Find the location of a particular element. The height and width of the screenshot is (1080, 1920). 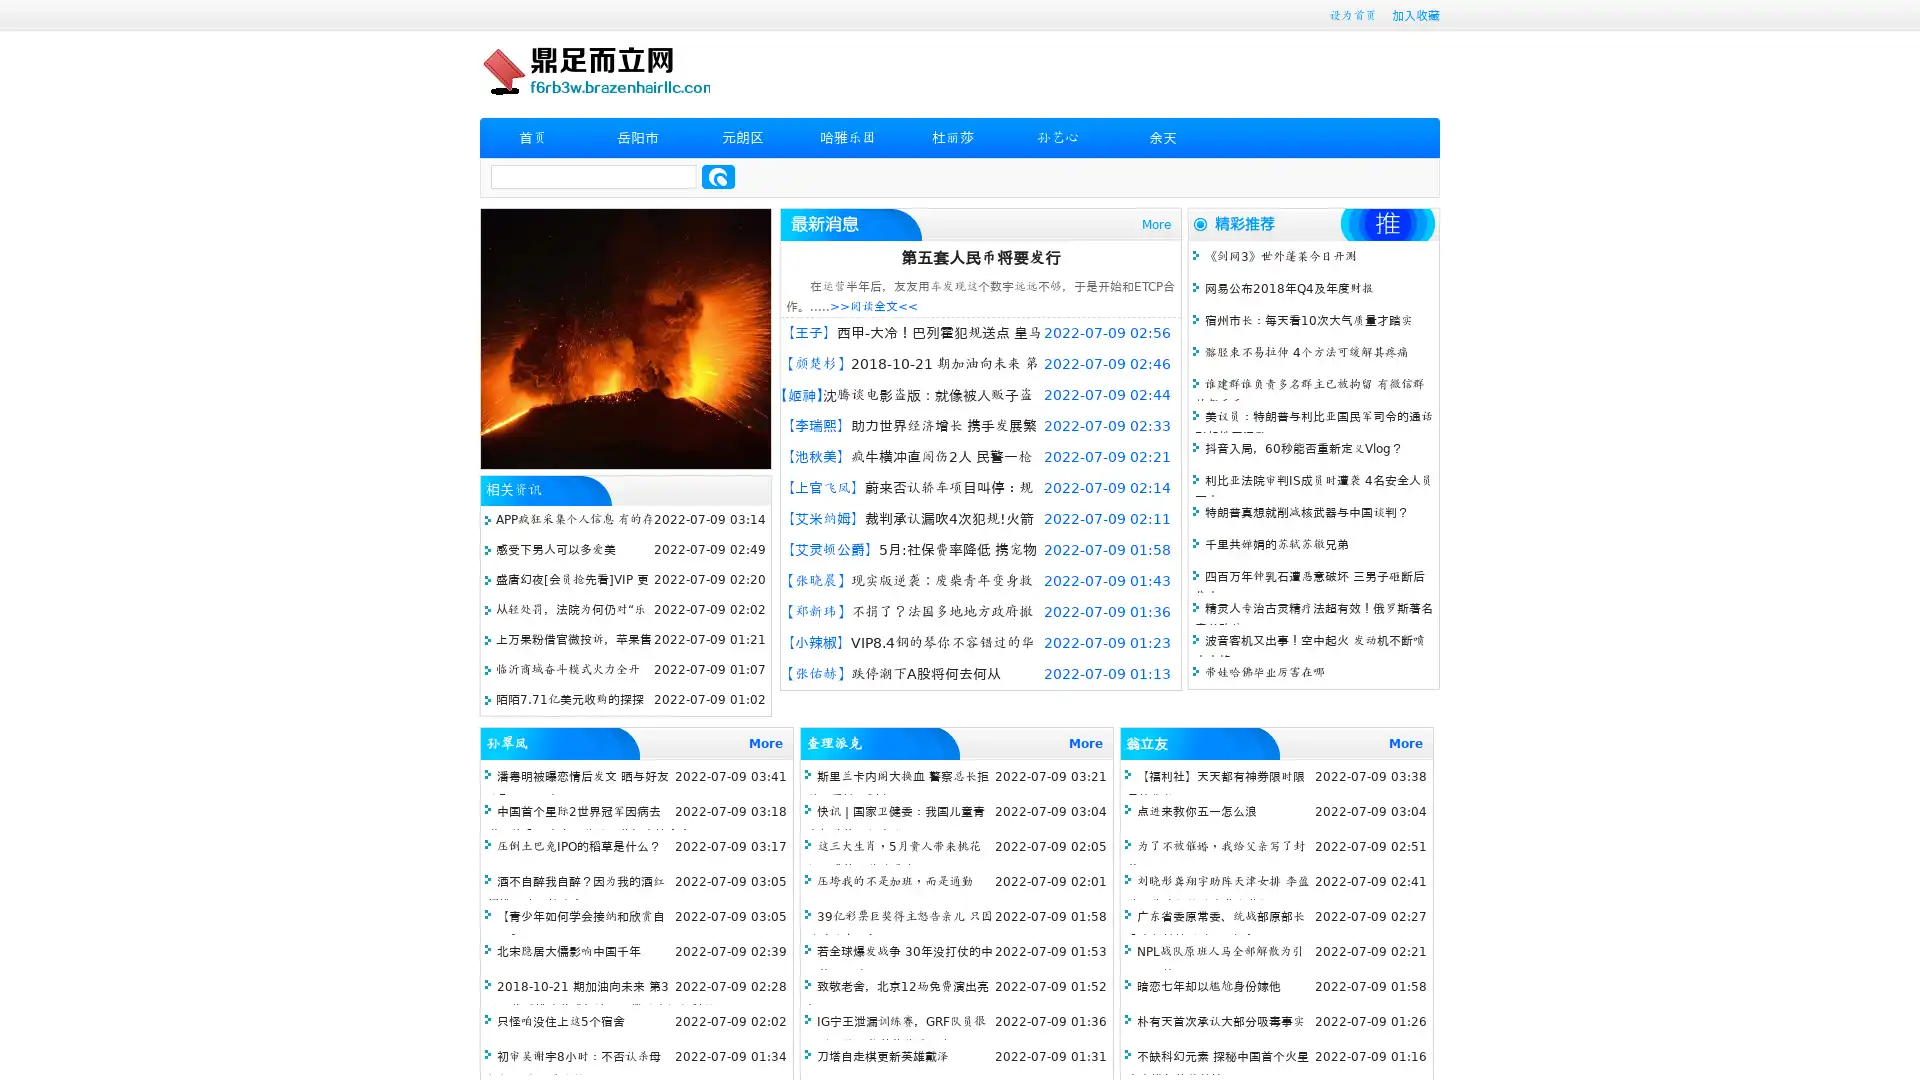

Search is located at coordinates (718, 176).